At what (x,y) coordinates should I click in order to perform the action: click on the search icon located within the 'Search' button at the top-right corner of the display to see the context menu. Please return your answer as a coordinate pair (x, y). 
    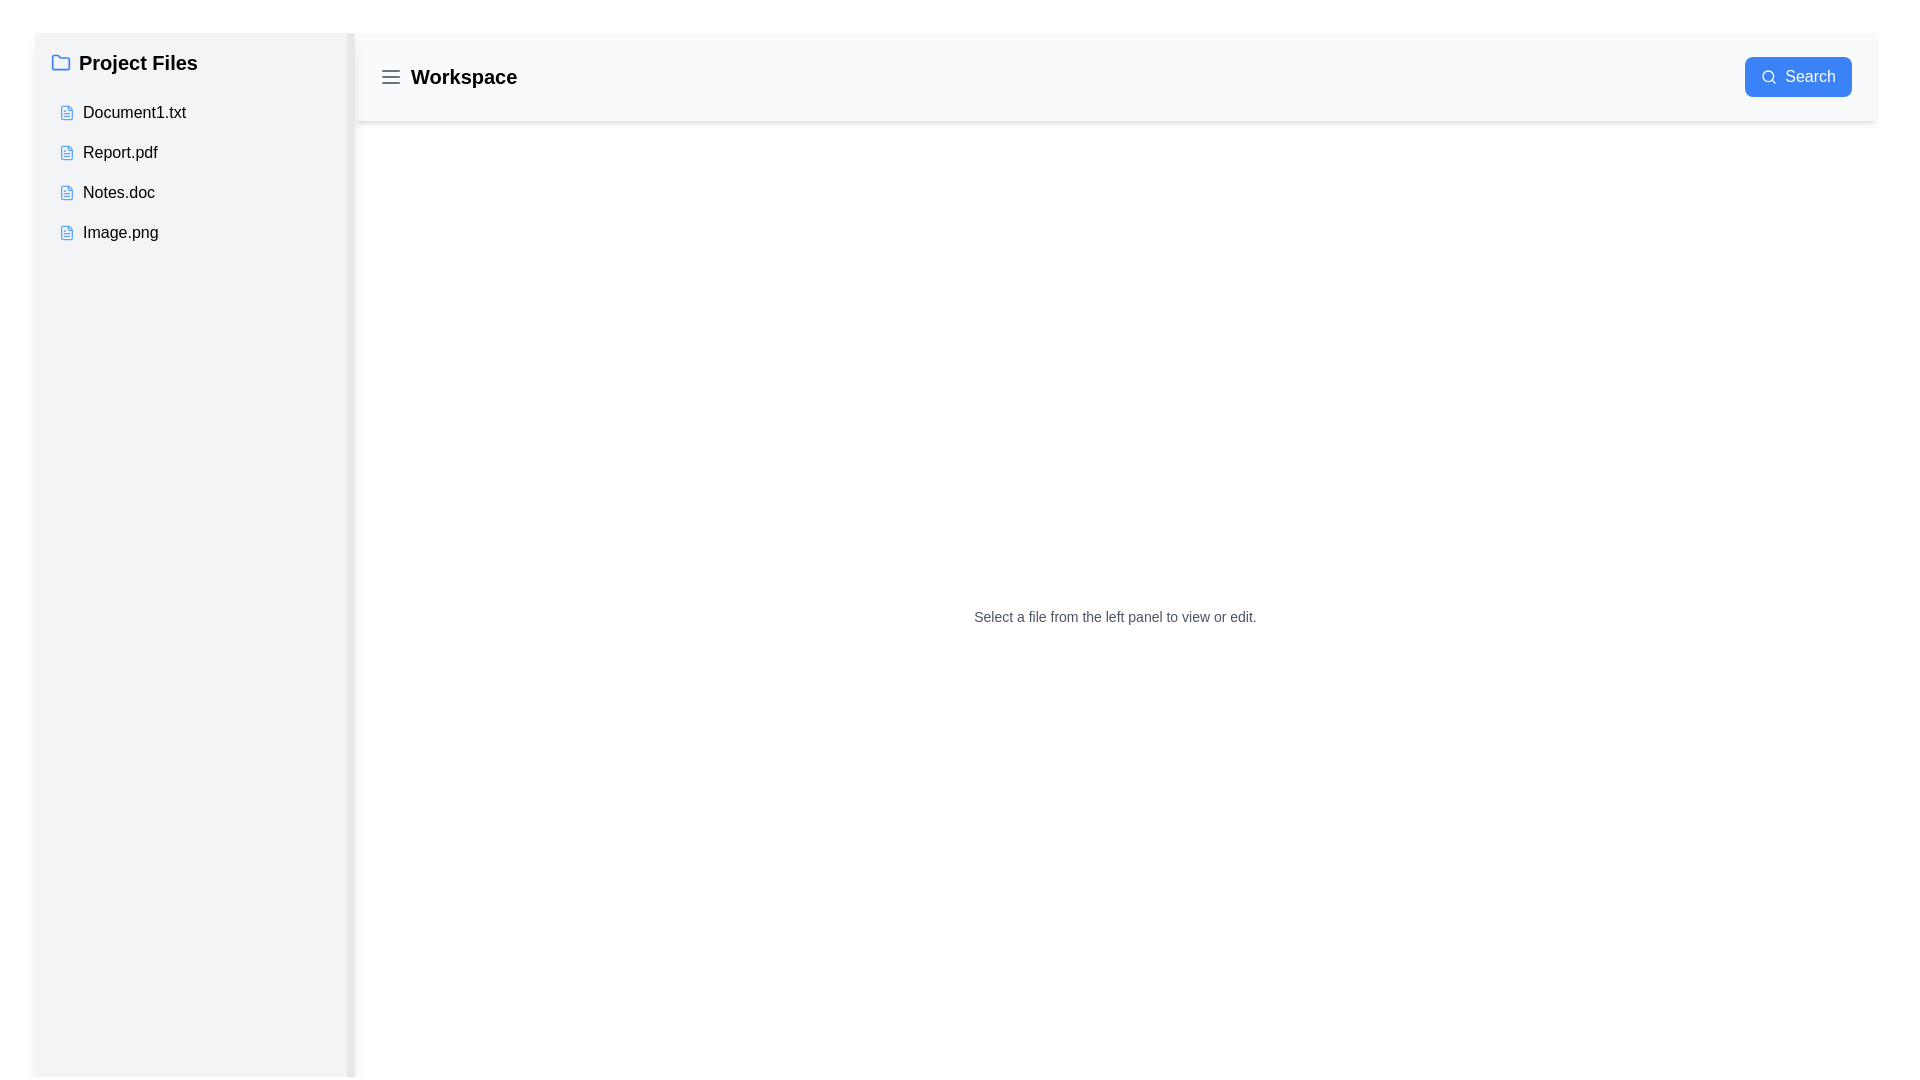
    Looking at the image, I should click on (1769, 76).